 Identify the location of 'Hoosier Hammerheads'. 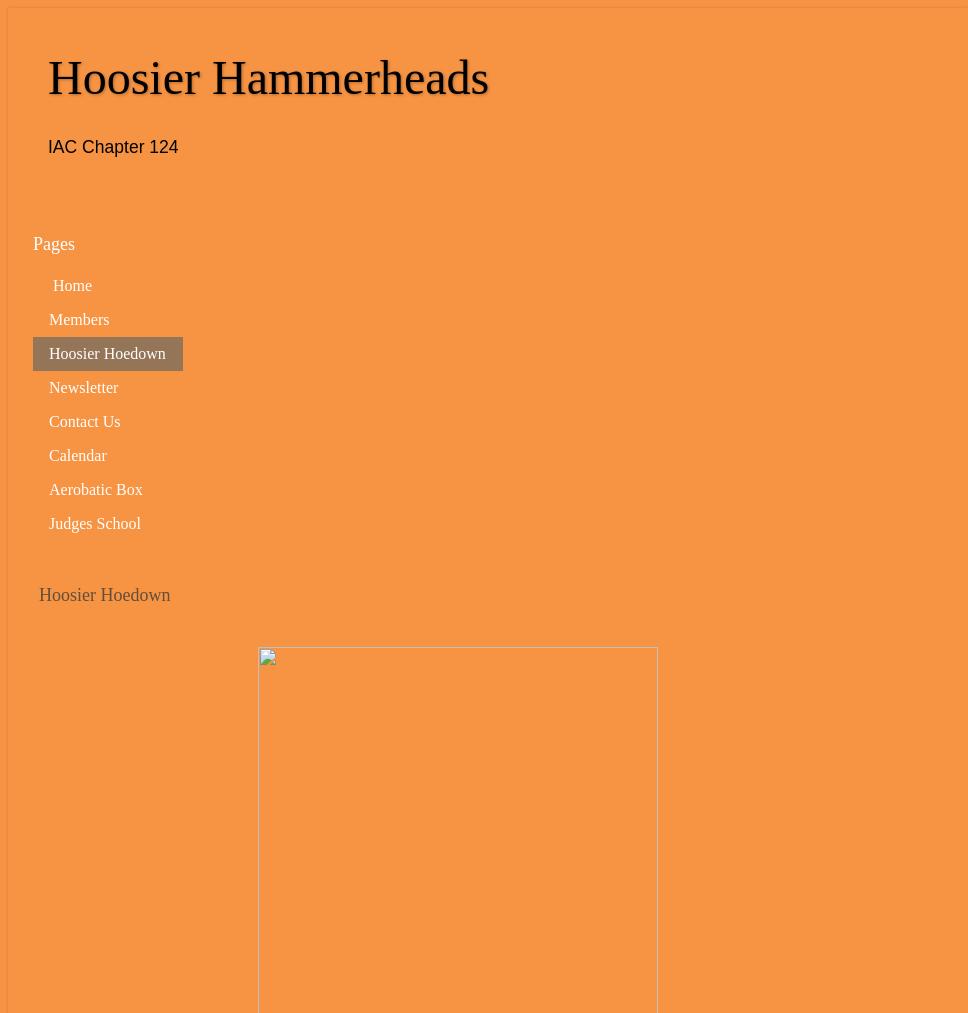
(268, 76).